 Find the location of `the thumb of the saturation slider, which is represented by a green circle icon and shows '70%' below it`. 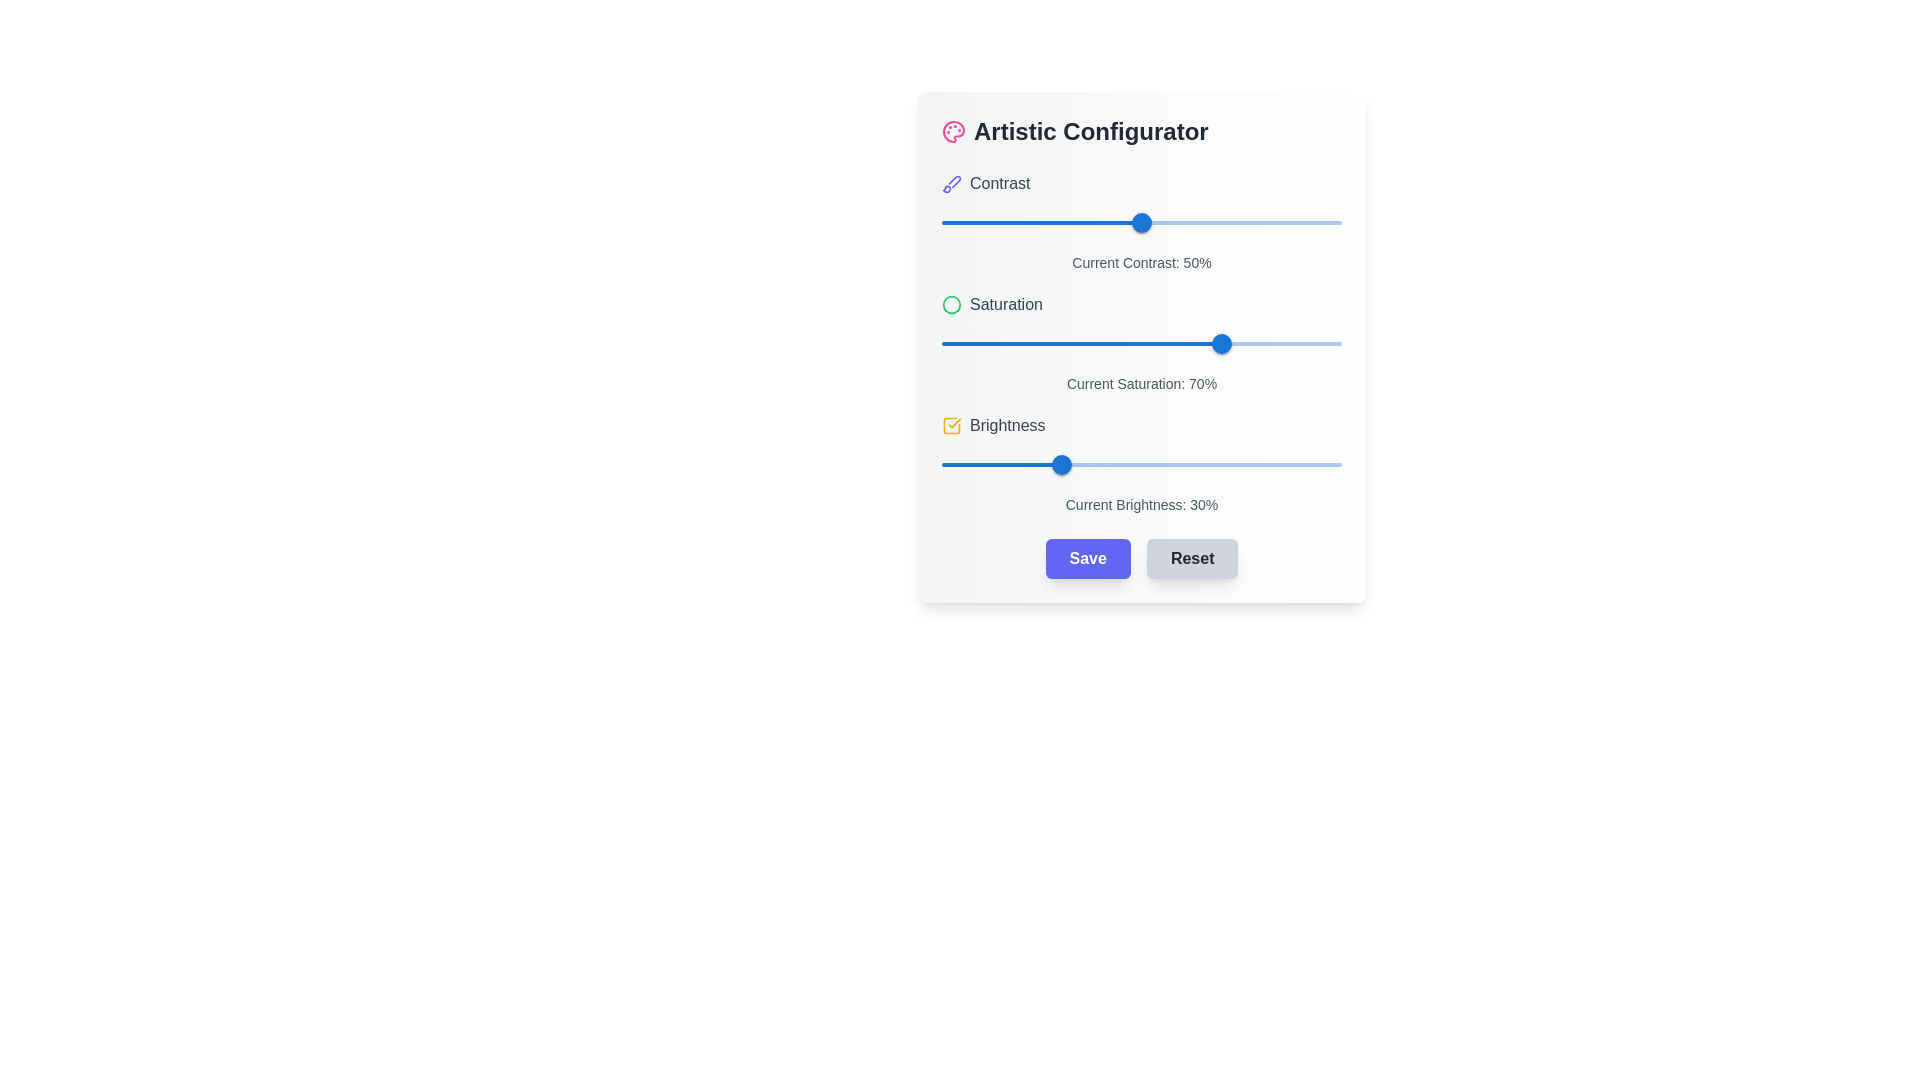

the thumb of the saturation slider, which is represented by a green circle icon and shows '70%' below it is located at coordinates (1142, 342).